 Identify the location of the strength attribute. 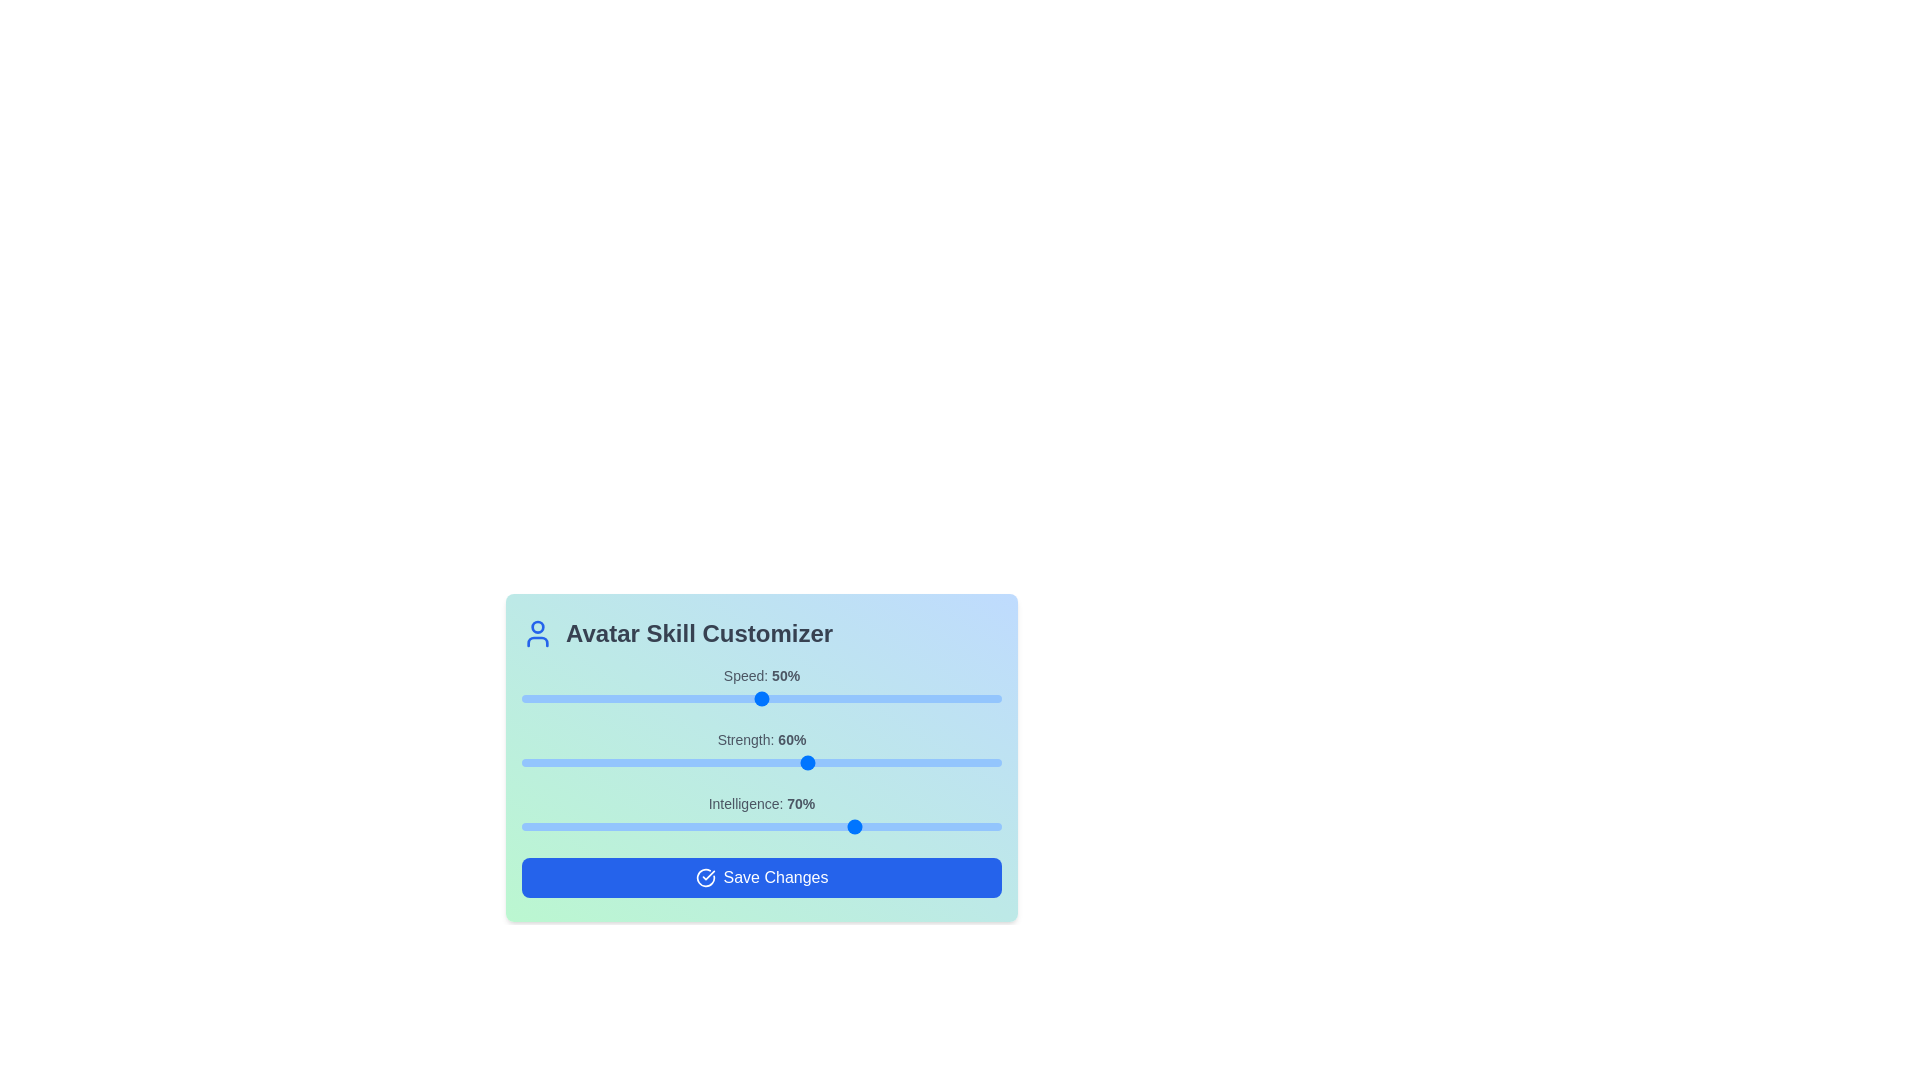
(890, 763).